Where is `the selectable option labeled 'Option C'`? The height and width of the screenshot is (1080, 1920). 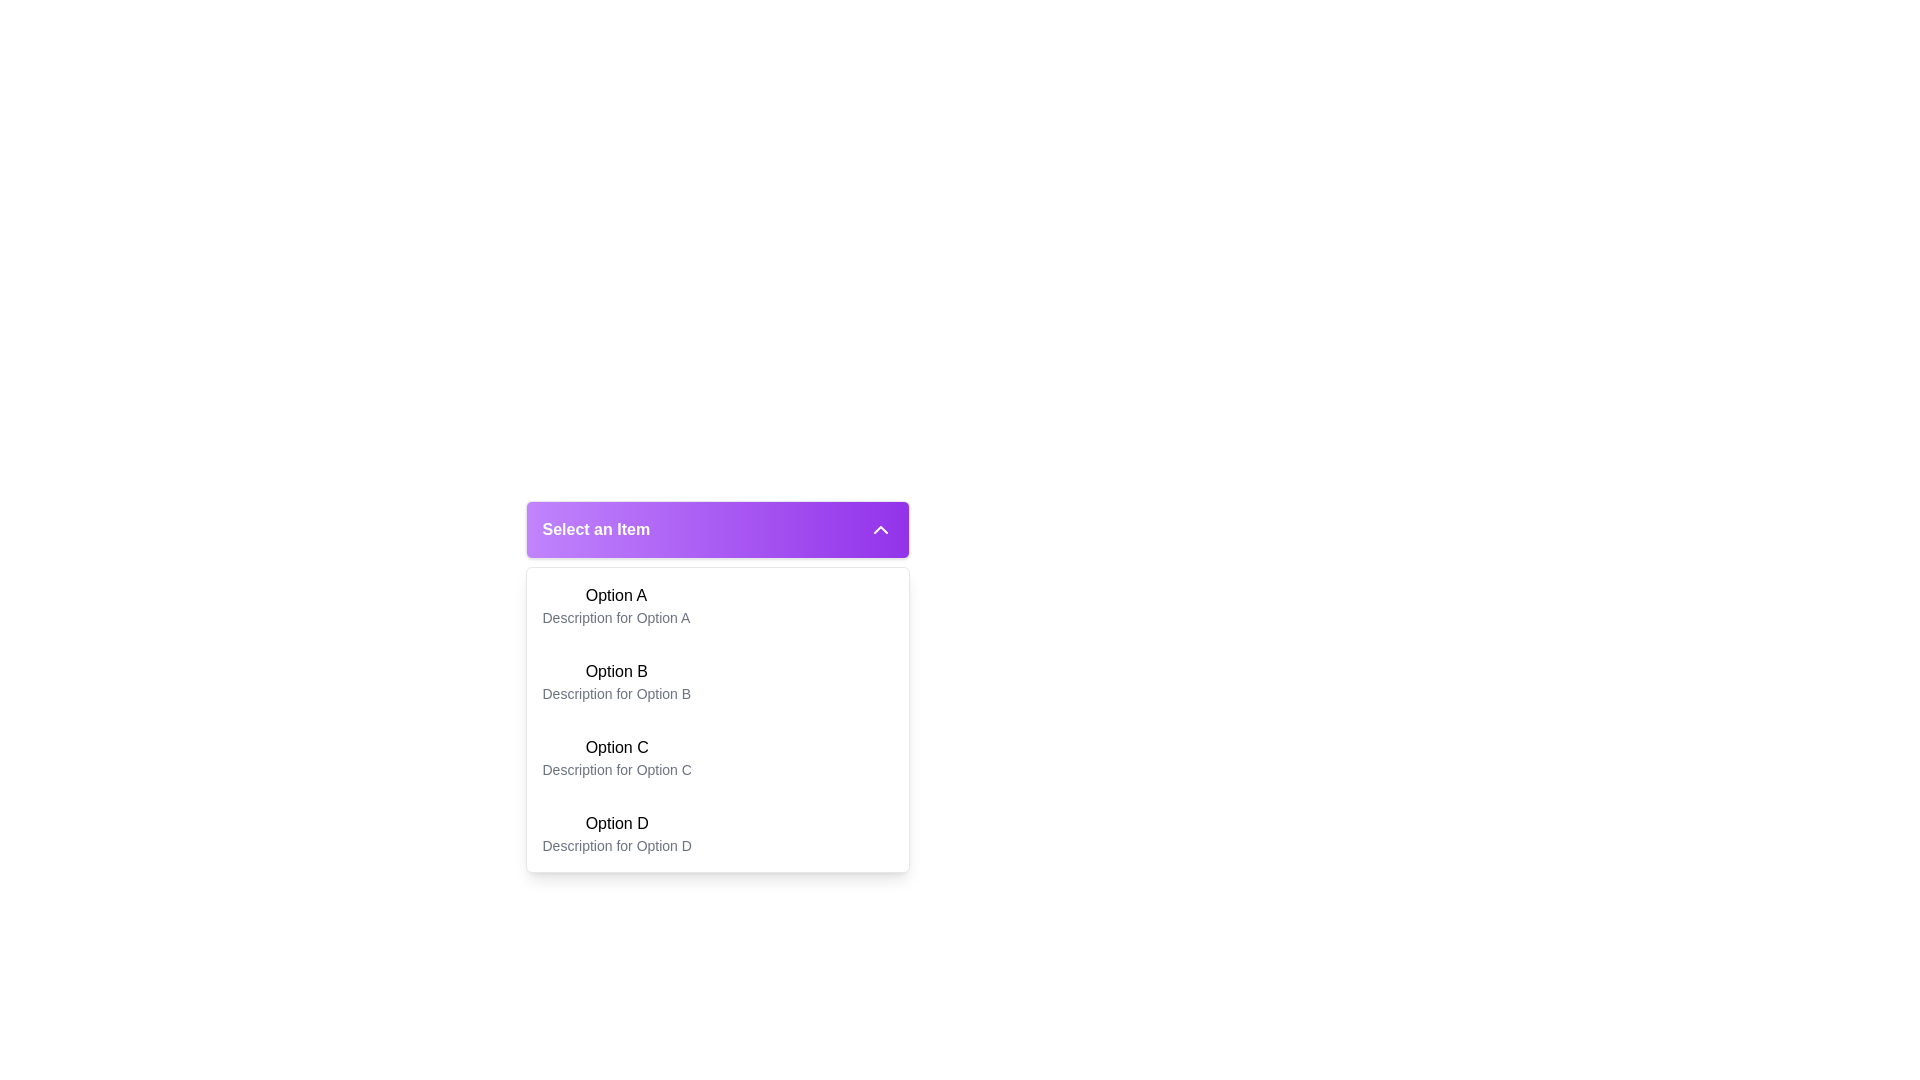 the selectable option labeled 'Option C' is located at coordinates (717, 758).